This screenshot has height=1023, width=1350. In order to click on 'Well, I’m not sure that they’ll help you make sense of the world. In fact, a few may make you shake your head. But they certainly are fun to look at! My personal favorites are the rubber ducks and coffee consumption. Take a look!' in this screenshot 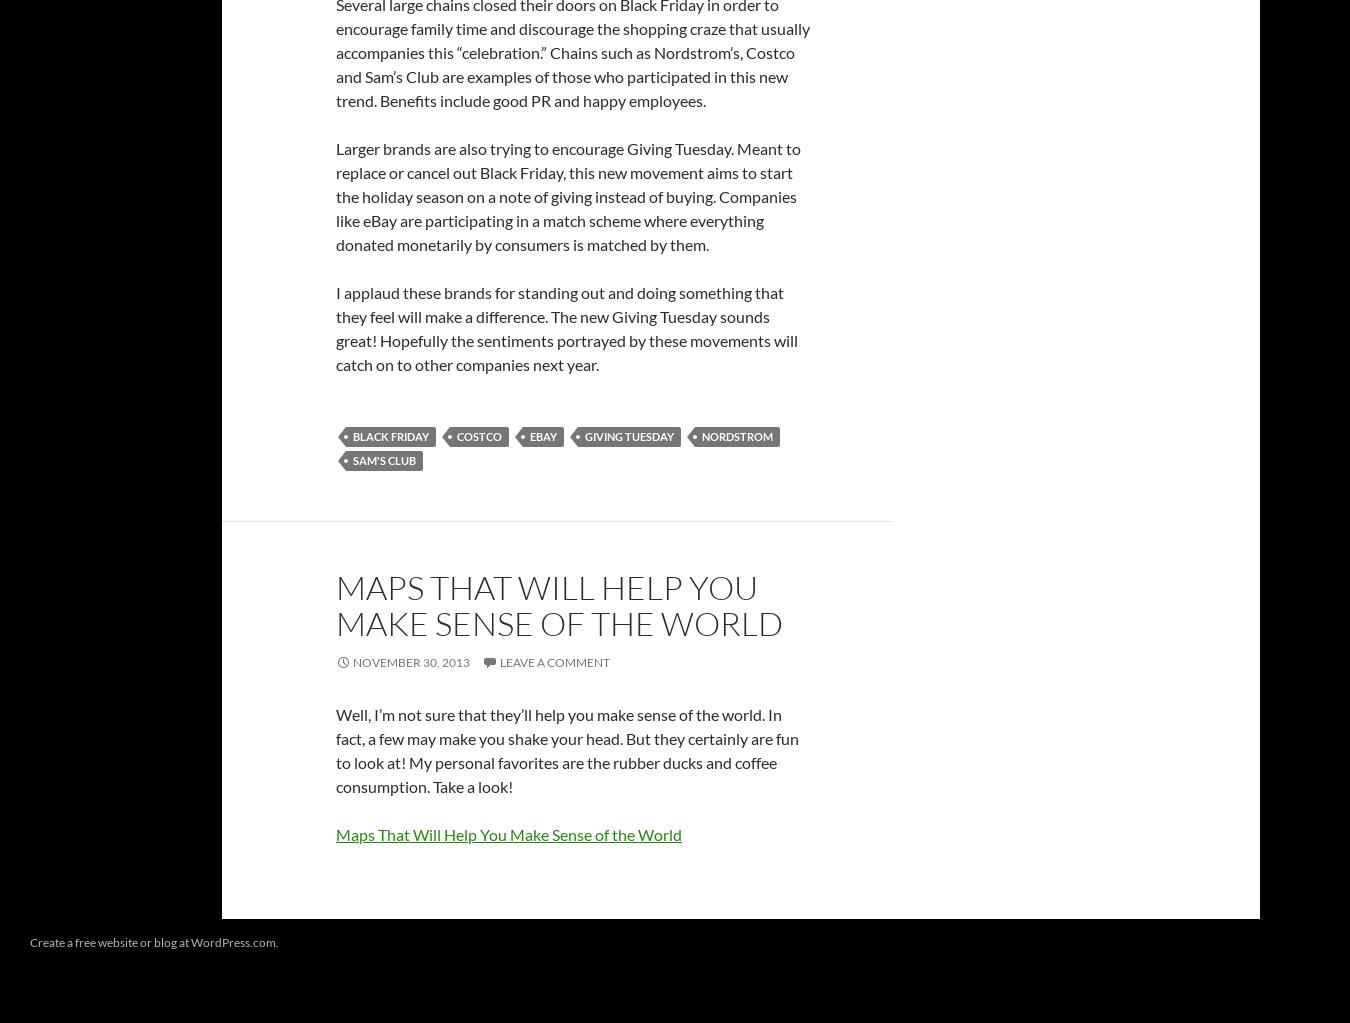, I will do `click(567, 749)`.